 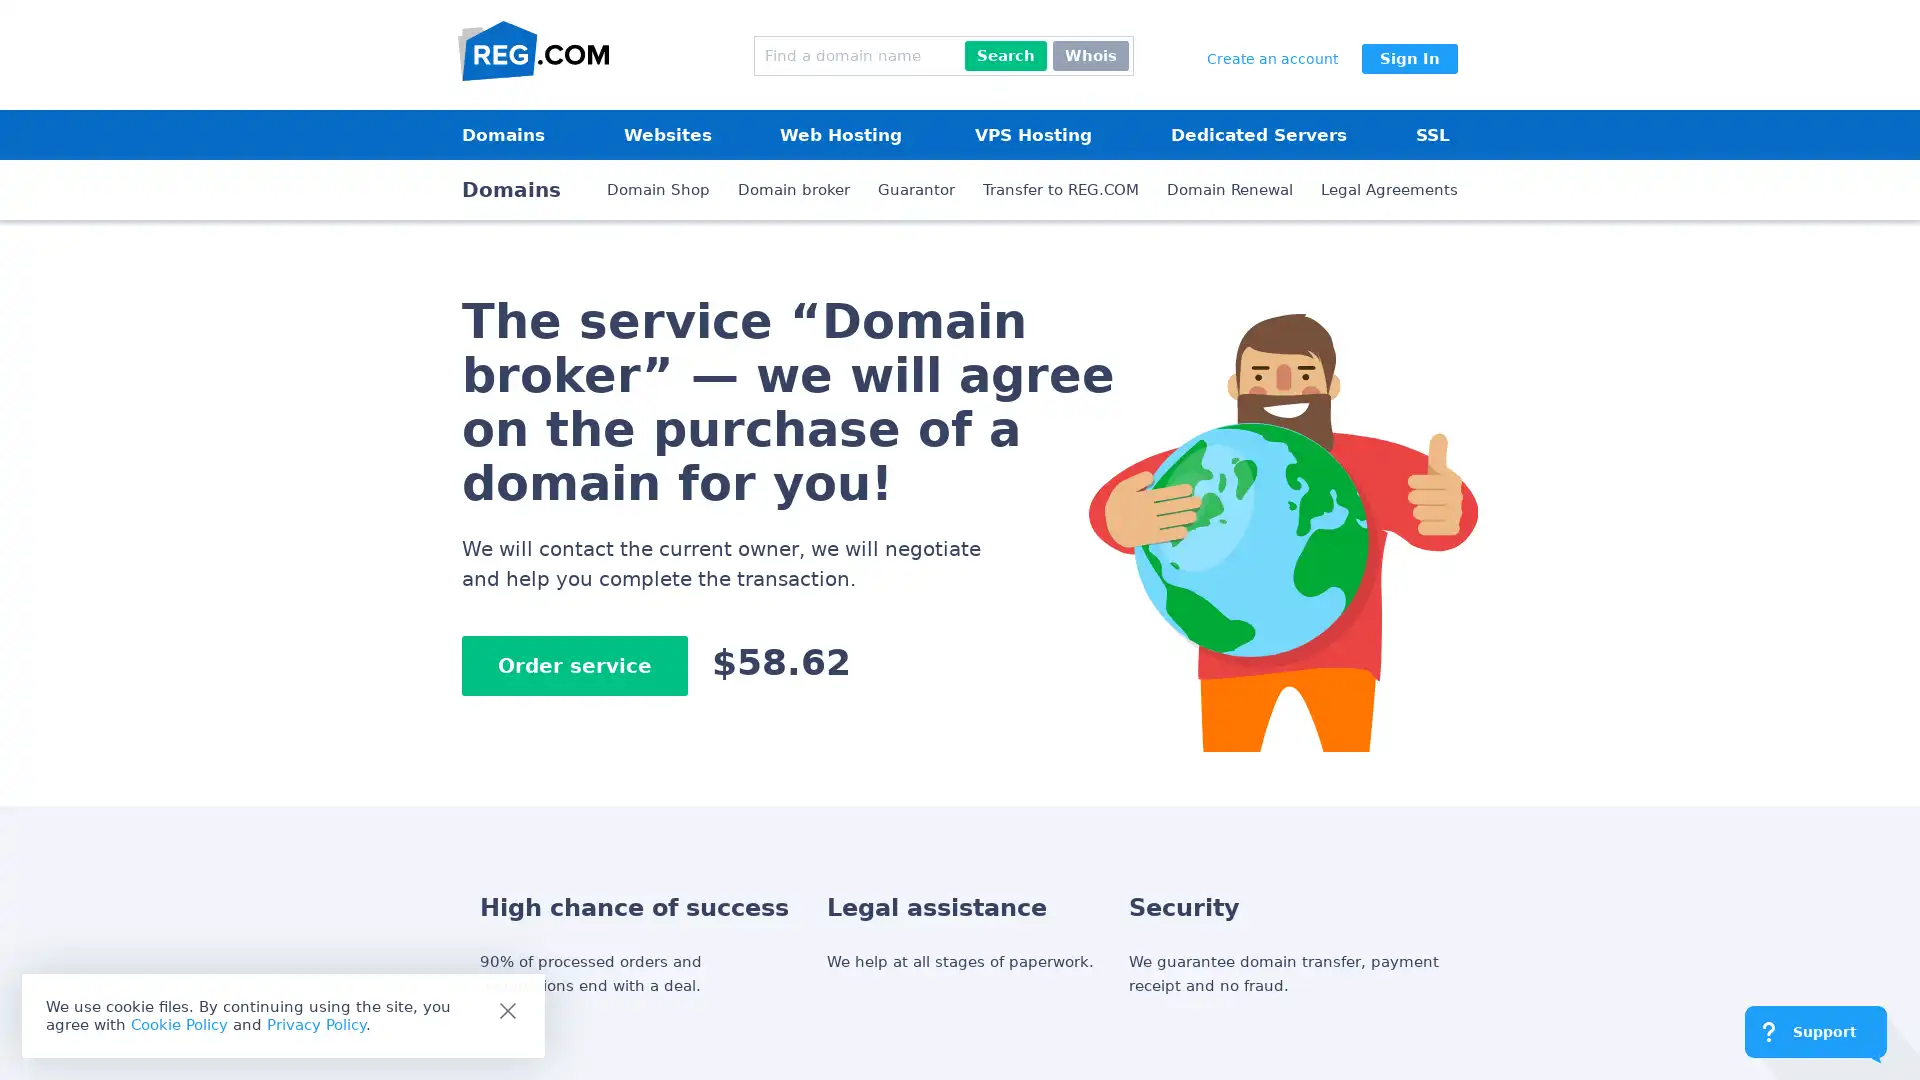 What do you see at coordinates (1006, 55) in the screenshot?
I see `Search` at bounding box center [1006, 55].